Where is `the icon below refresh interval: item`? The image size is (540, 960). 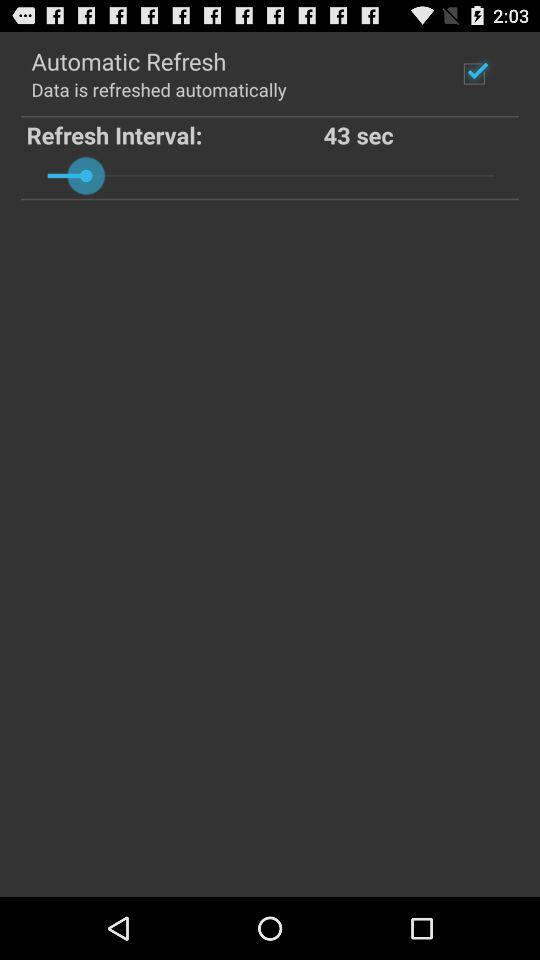
the icon below refresh interval: item is located at coordinates (270, 174).